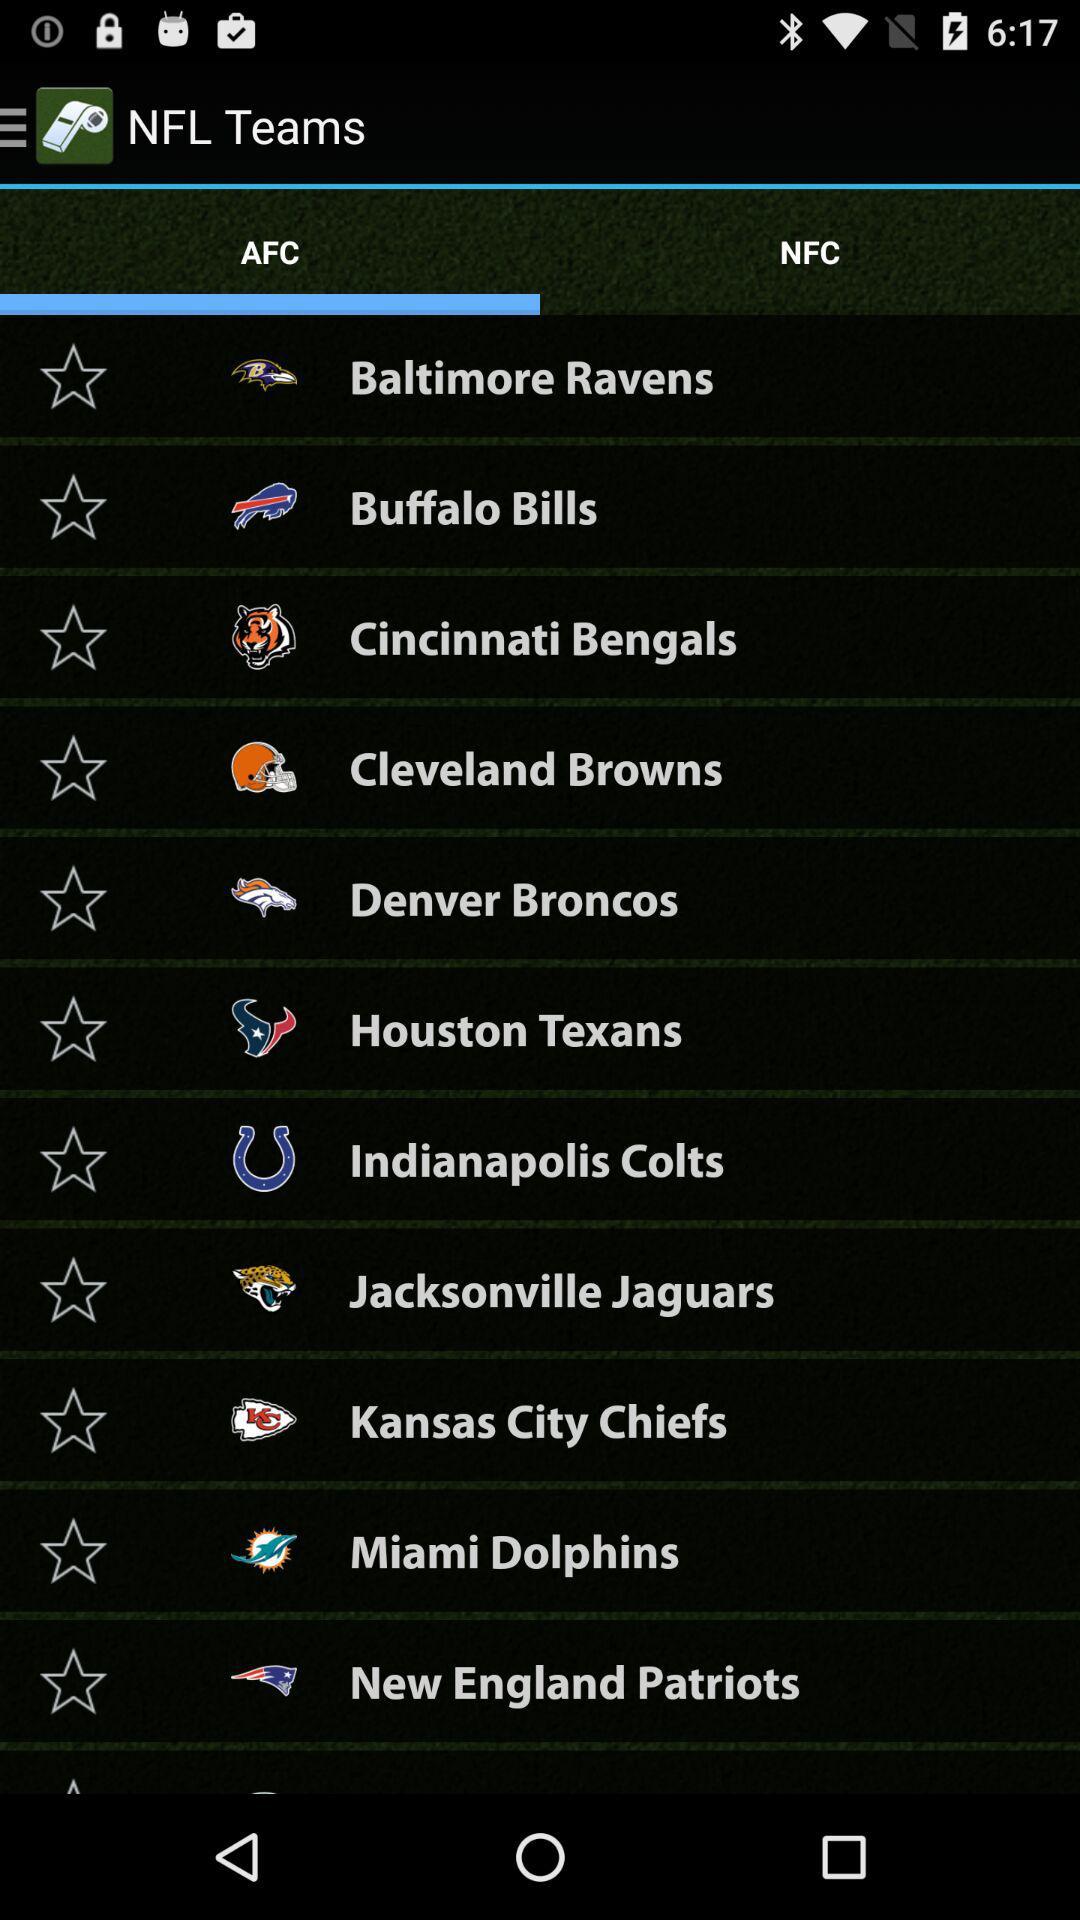  Describe the element at coordinates (72, 766) in the screenshot. I see `team` at that location.